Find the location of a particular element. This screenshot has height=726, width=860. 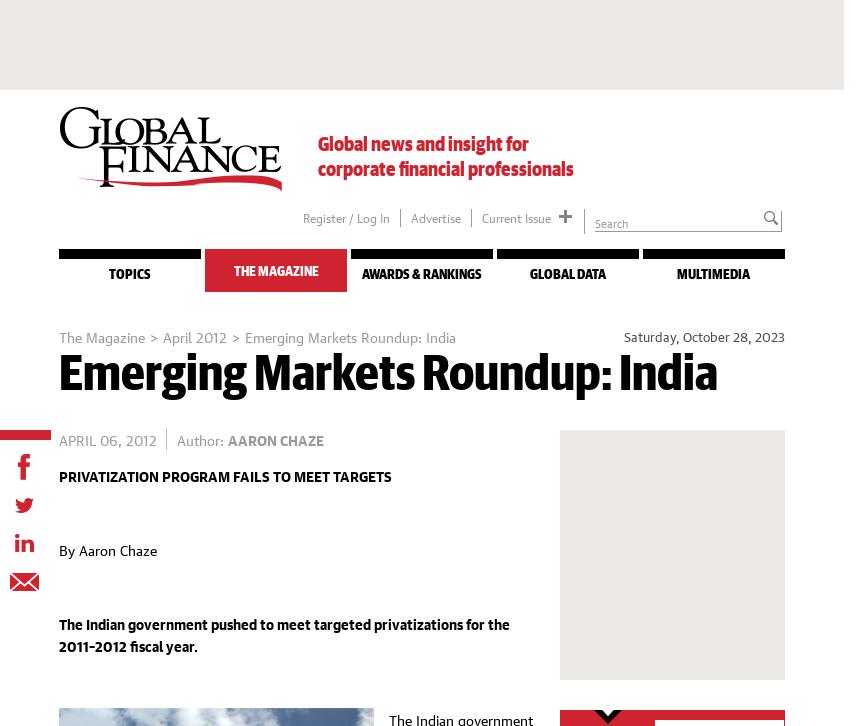

'Current Issue' is located at coordinates (514, 215).